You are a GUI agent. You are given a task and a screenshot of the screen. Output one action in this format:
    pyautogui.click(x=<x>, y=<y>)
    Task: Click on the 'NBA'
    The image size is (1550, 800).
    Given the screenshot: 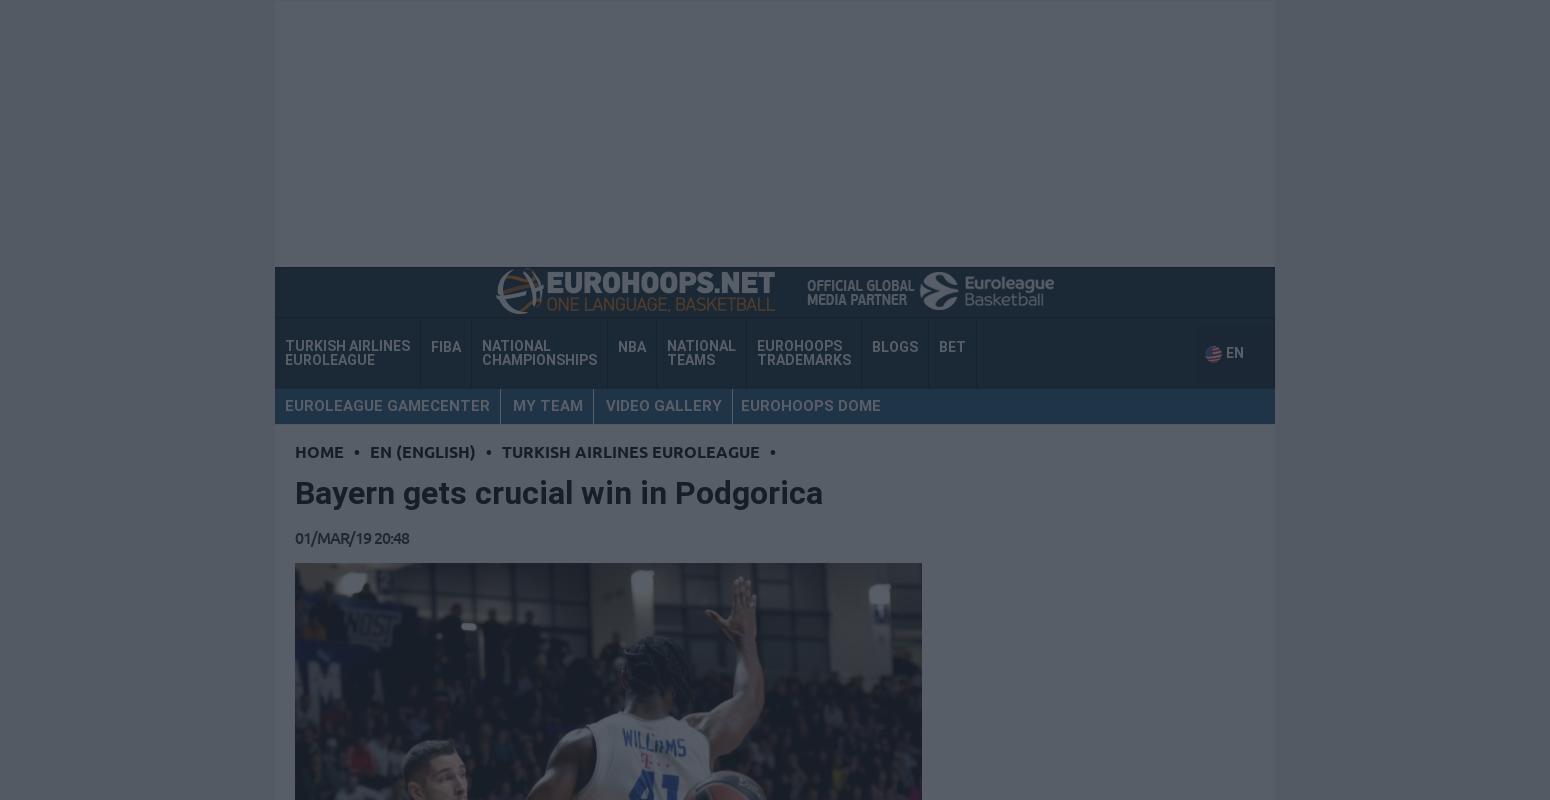 What is the action you would take?
    pyautogui.click(x=630, y=346)
    